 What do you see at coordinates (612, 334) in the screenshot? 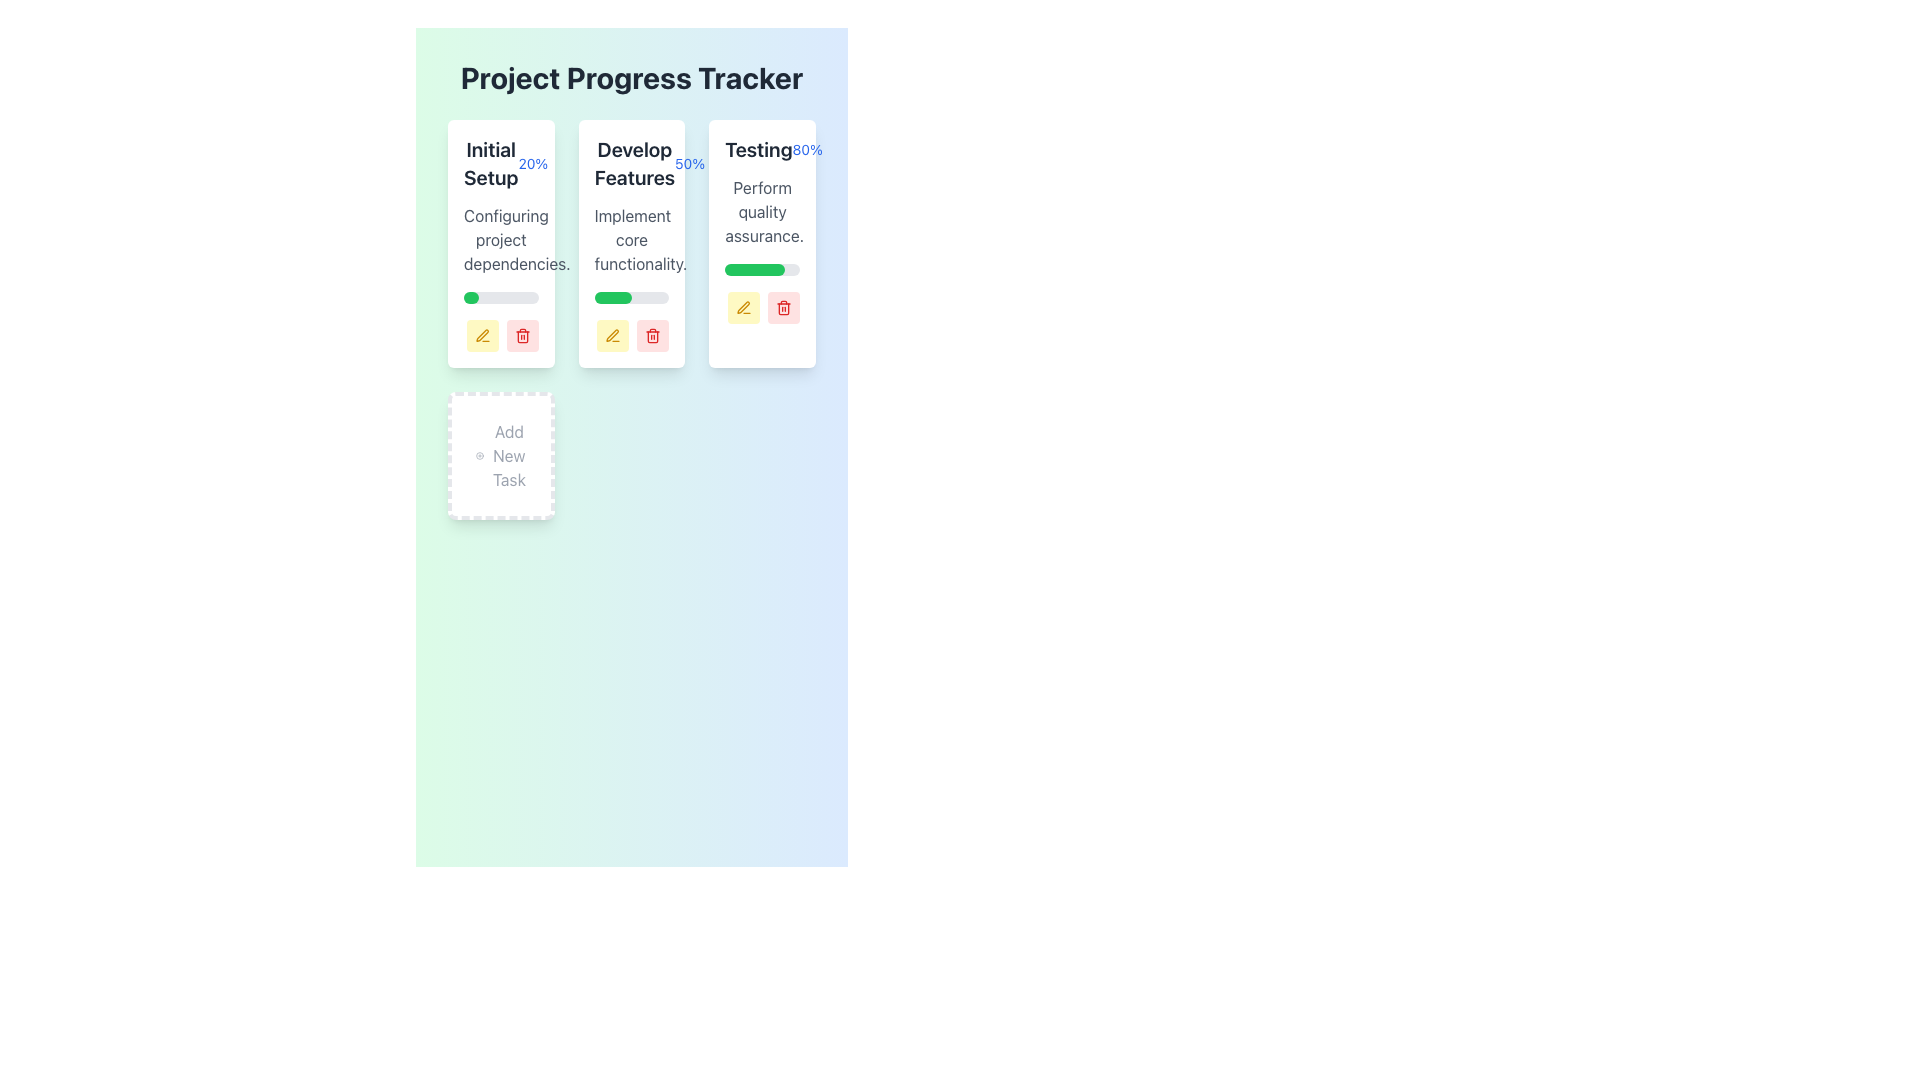
I see `the yellow pen icon button located in the third task card titled 'Testing'` at bounding box center [612, 334].